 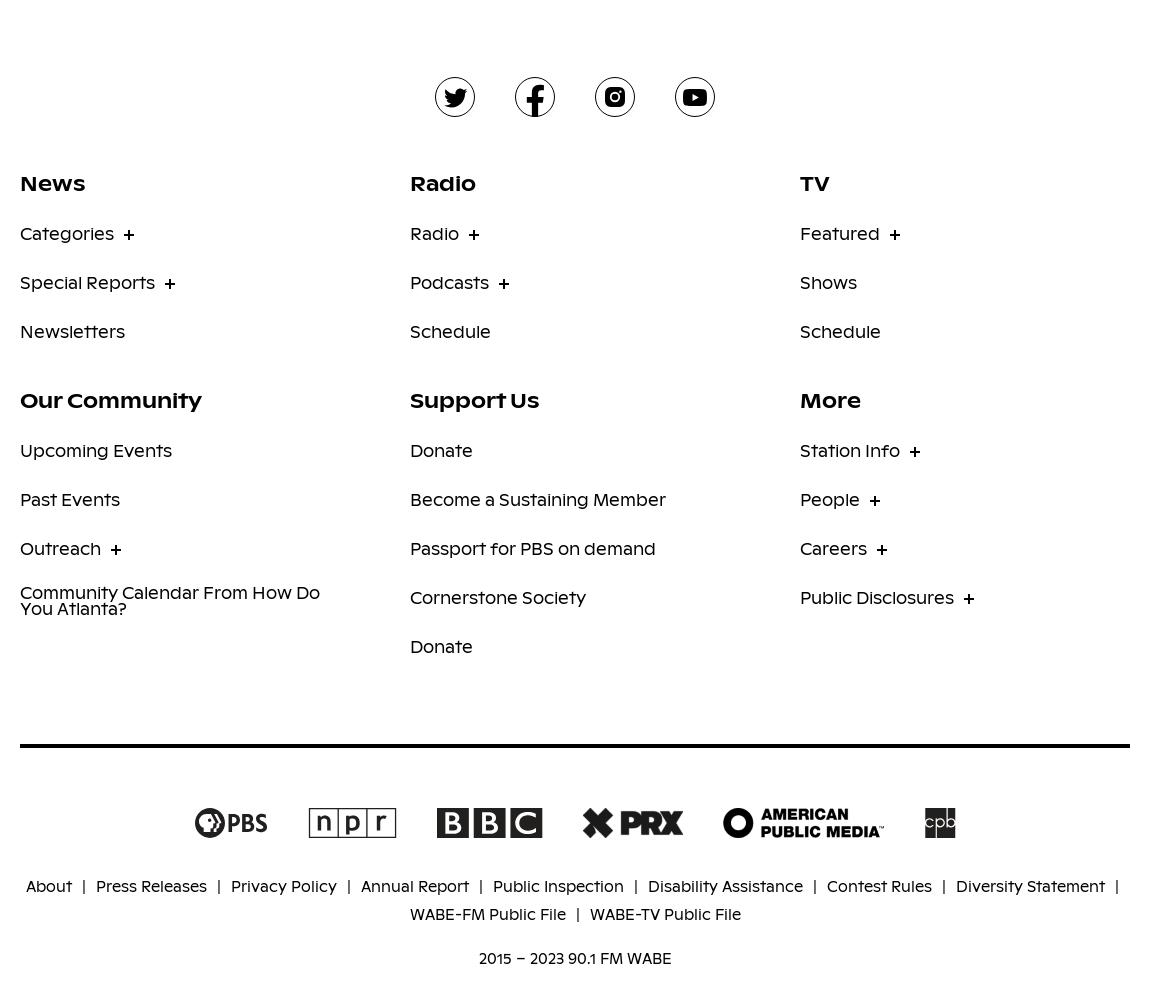 What do you see at coordinates (663, 913) in the screenshot?
I see `'WABE-TV Public File'` at bounding box center [663, 913].